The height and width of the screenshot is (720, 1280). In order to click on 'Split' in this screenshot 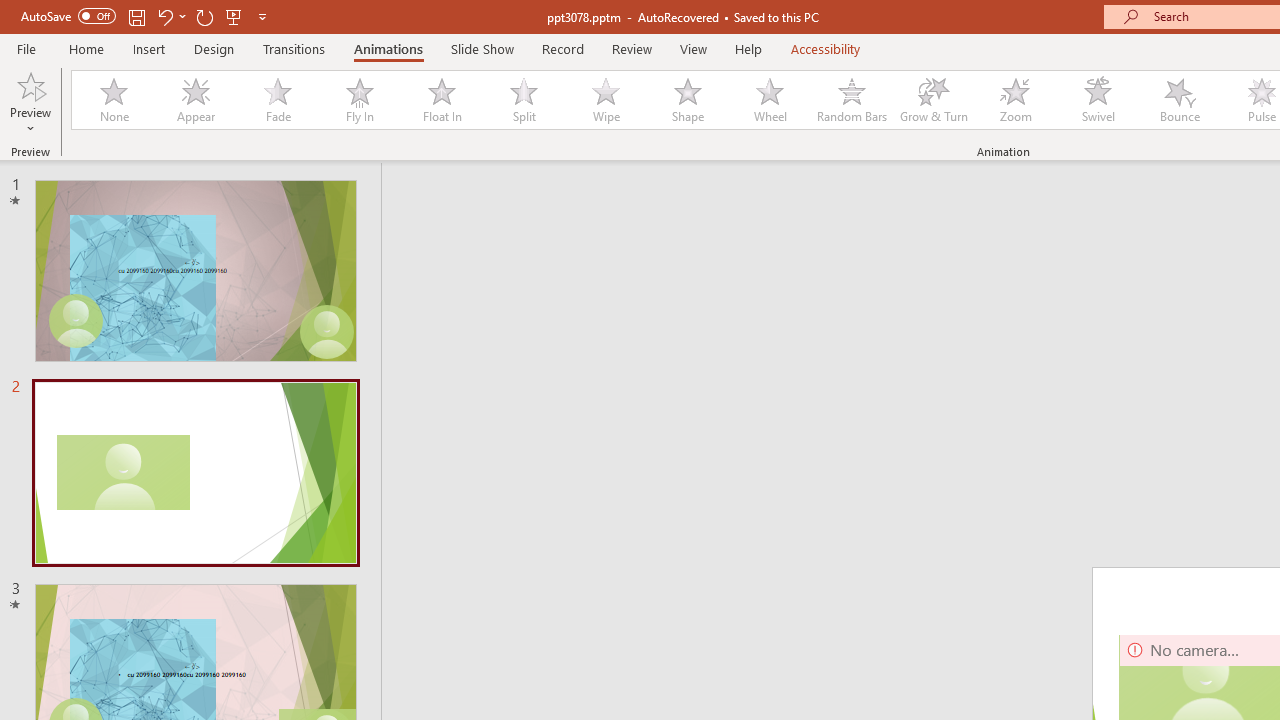, I will do `click(523, 100)`.